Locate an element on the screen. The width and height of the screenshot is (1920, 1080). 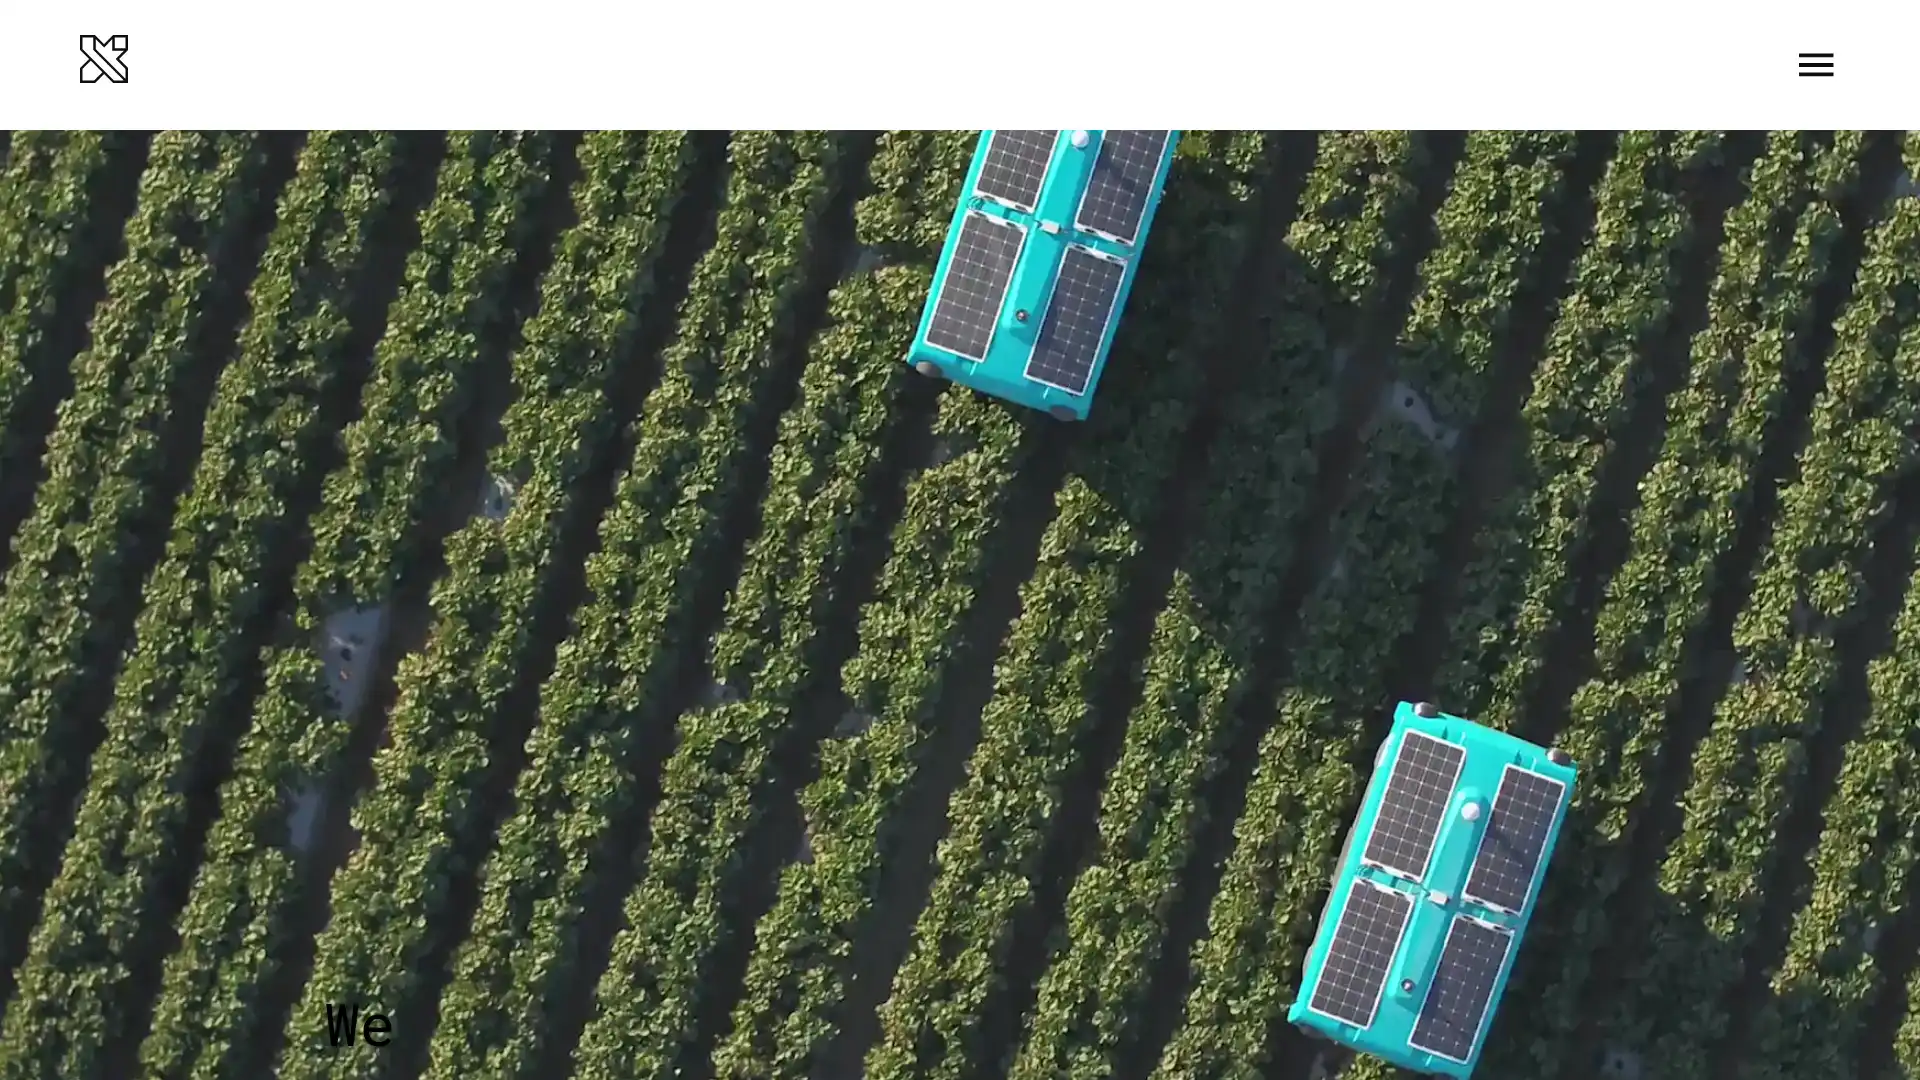
Menu is located at coordinates (1476, 71).